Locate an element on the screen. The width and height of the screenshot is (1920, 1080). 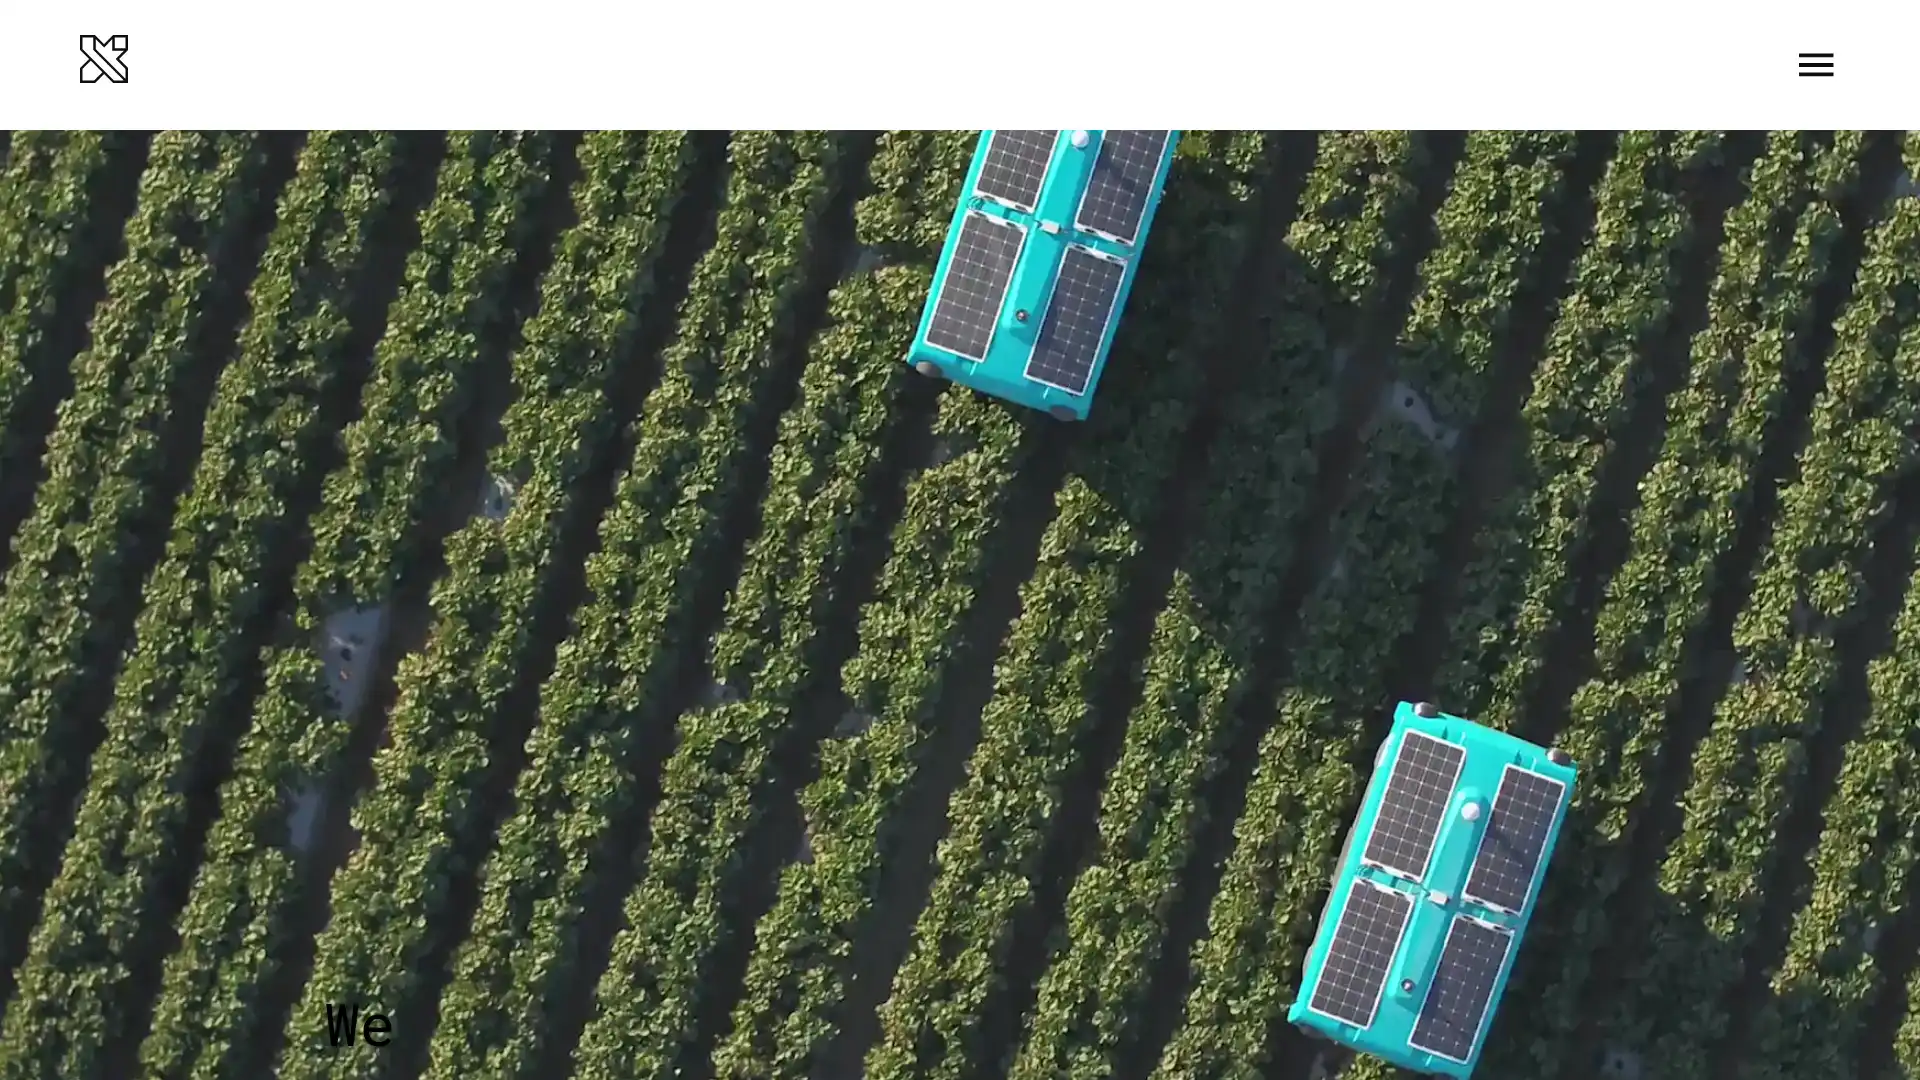
Menu is located at coordinates (1476, 71).